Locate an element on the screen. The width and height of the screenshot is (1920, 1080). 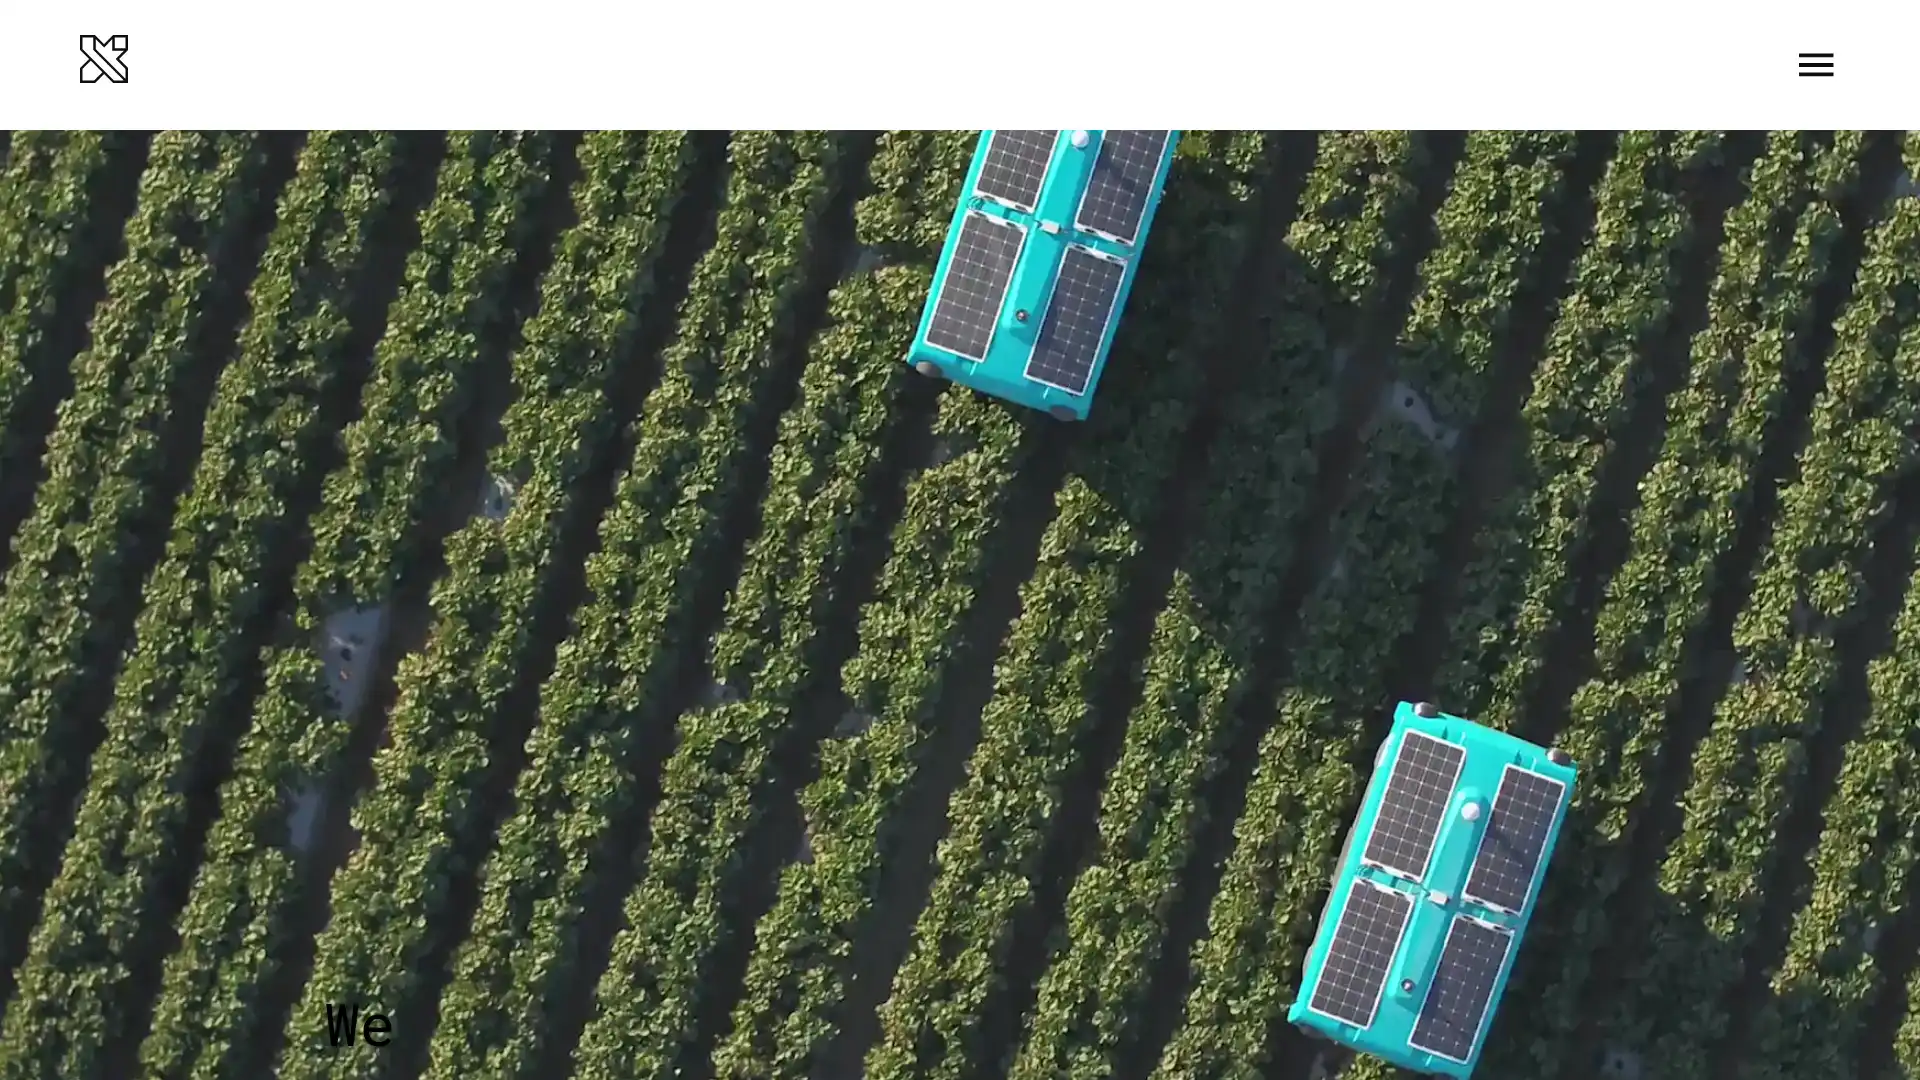
Menu is located at coordinates (1476, 71).